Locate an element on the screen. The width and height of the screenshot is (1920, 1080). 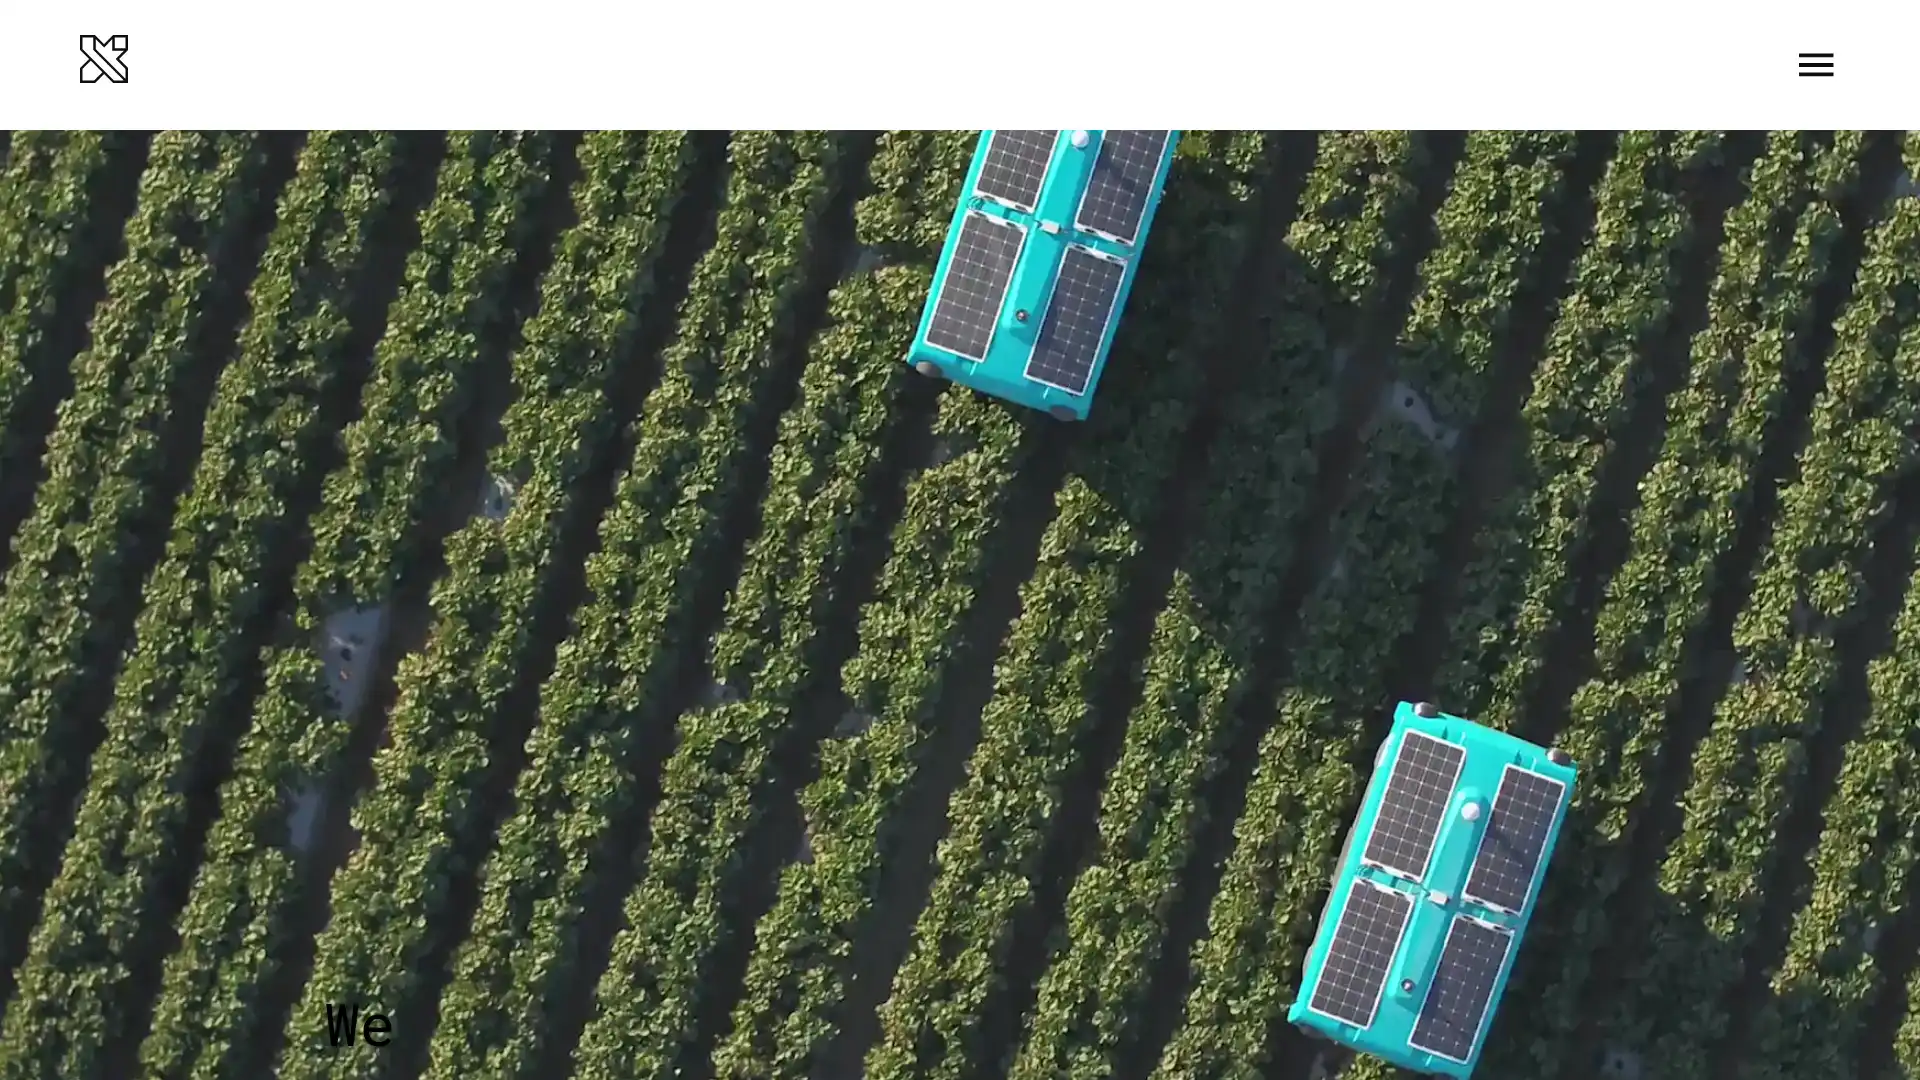
Menu is located at coordinates (1476, 71).